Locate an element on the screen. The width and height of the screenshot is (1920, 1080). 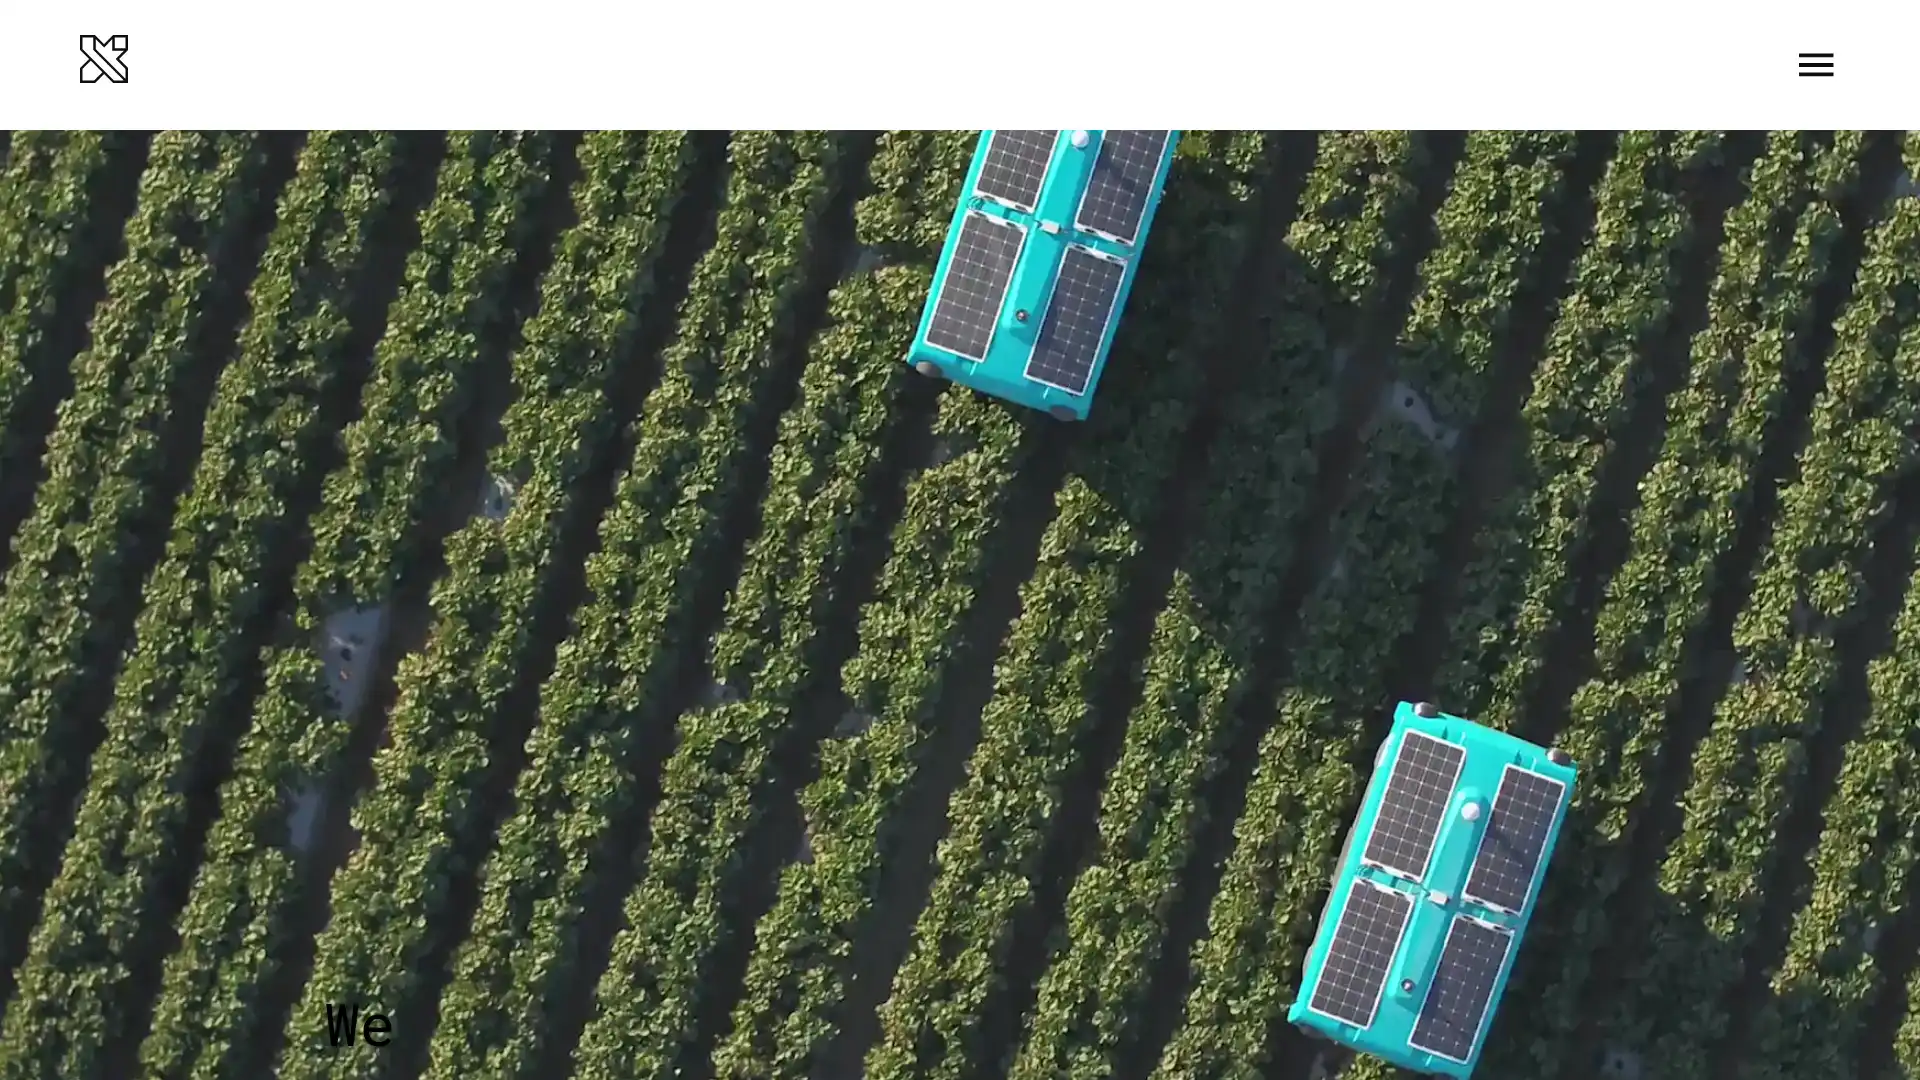
Menu is located at coordinates (1476, 71).